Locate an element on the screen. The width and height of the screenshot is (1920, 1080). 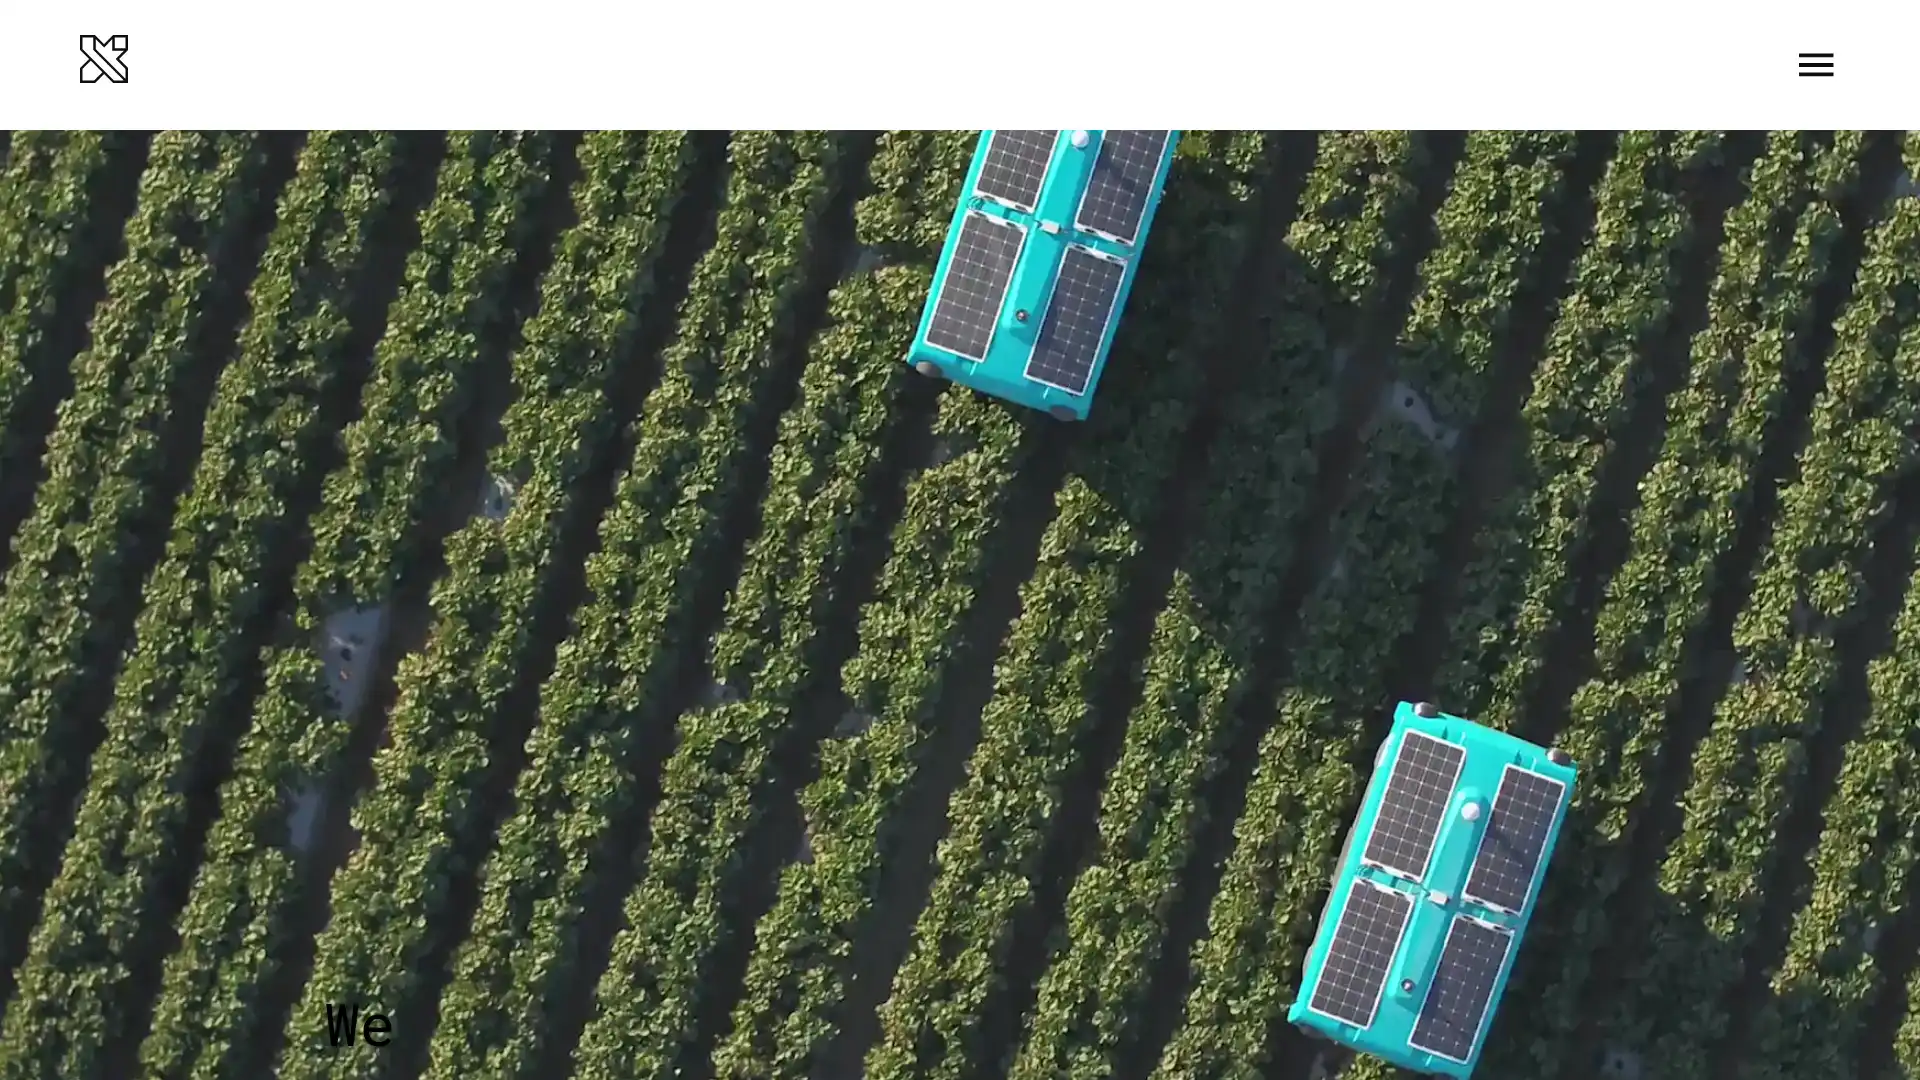
Menu is located at coordinates (1476, 71).